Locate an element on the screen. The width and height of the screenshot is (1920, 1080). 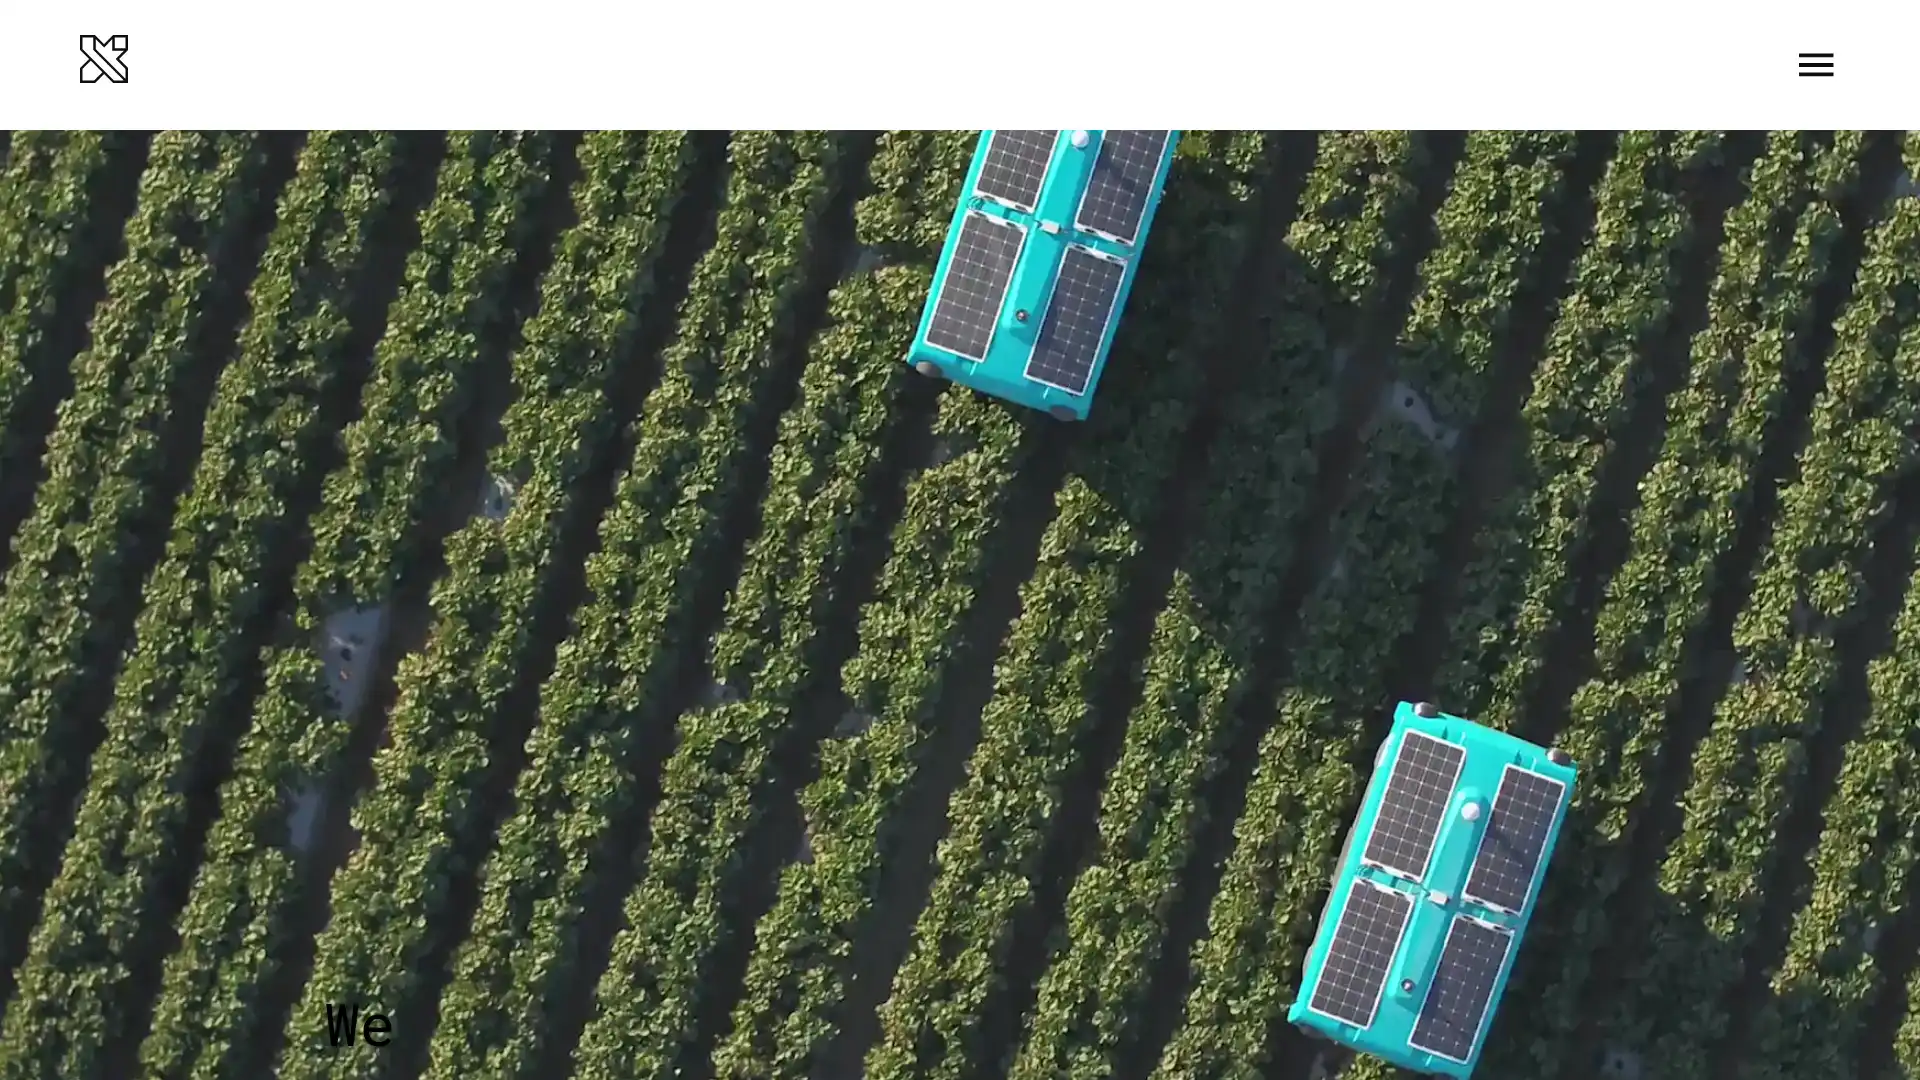
Menu is located at coordinates (1476, 71).